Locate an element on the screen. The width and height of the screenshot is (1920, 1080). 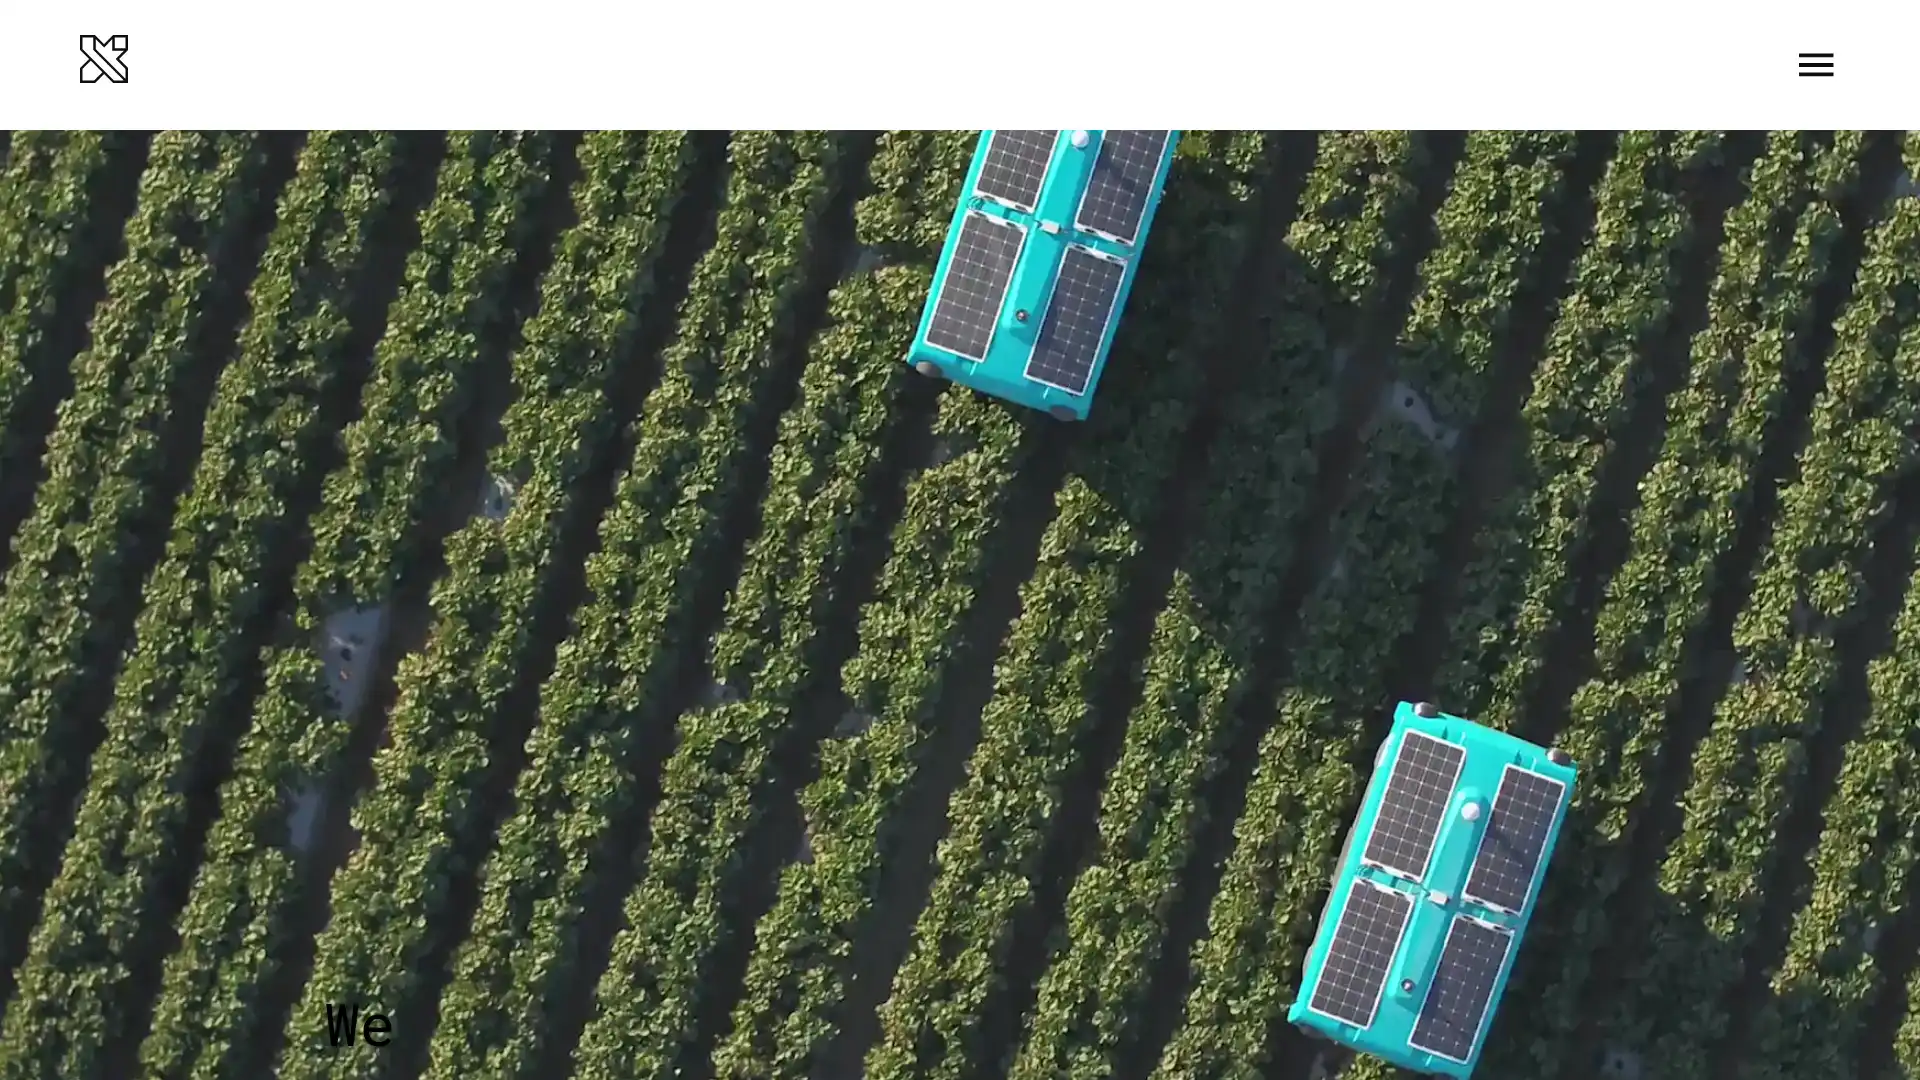
Menu is located at coordinates (1476, 71).